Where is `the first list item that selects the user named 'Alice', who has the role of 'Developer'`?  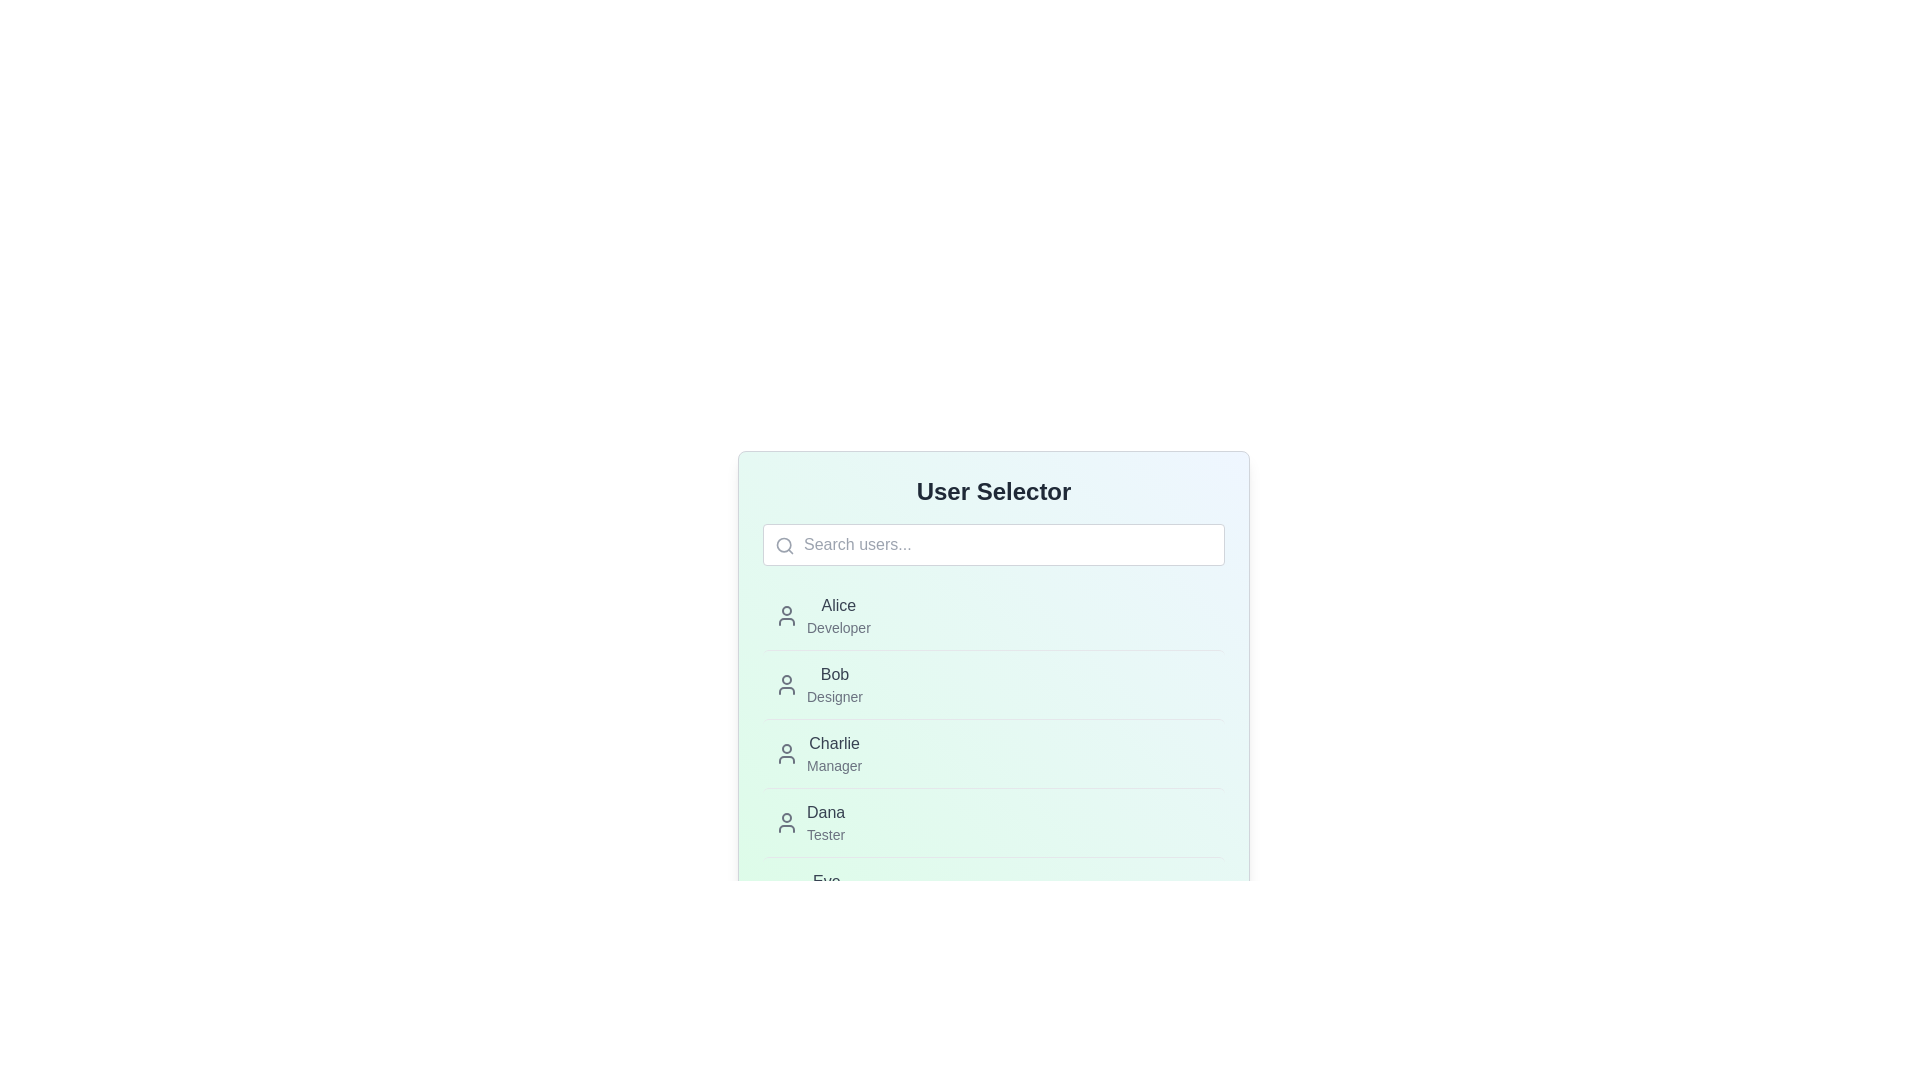
the first list item that selects the user named 'Alice', who has the role of 'Developer' is located at coordinates (993, 615).